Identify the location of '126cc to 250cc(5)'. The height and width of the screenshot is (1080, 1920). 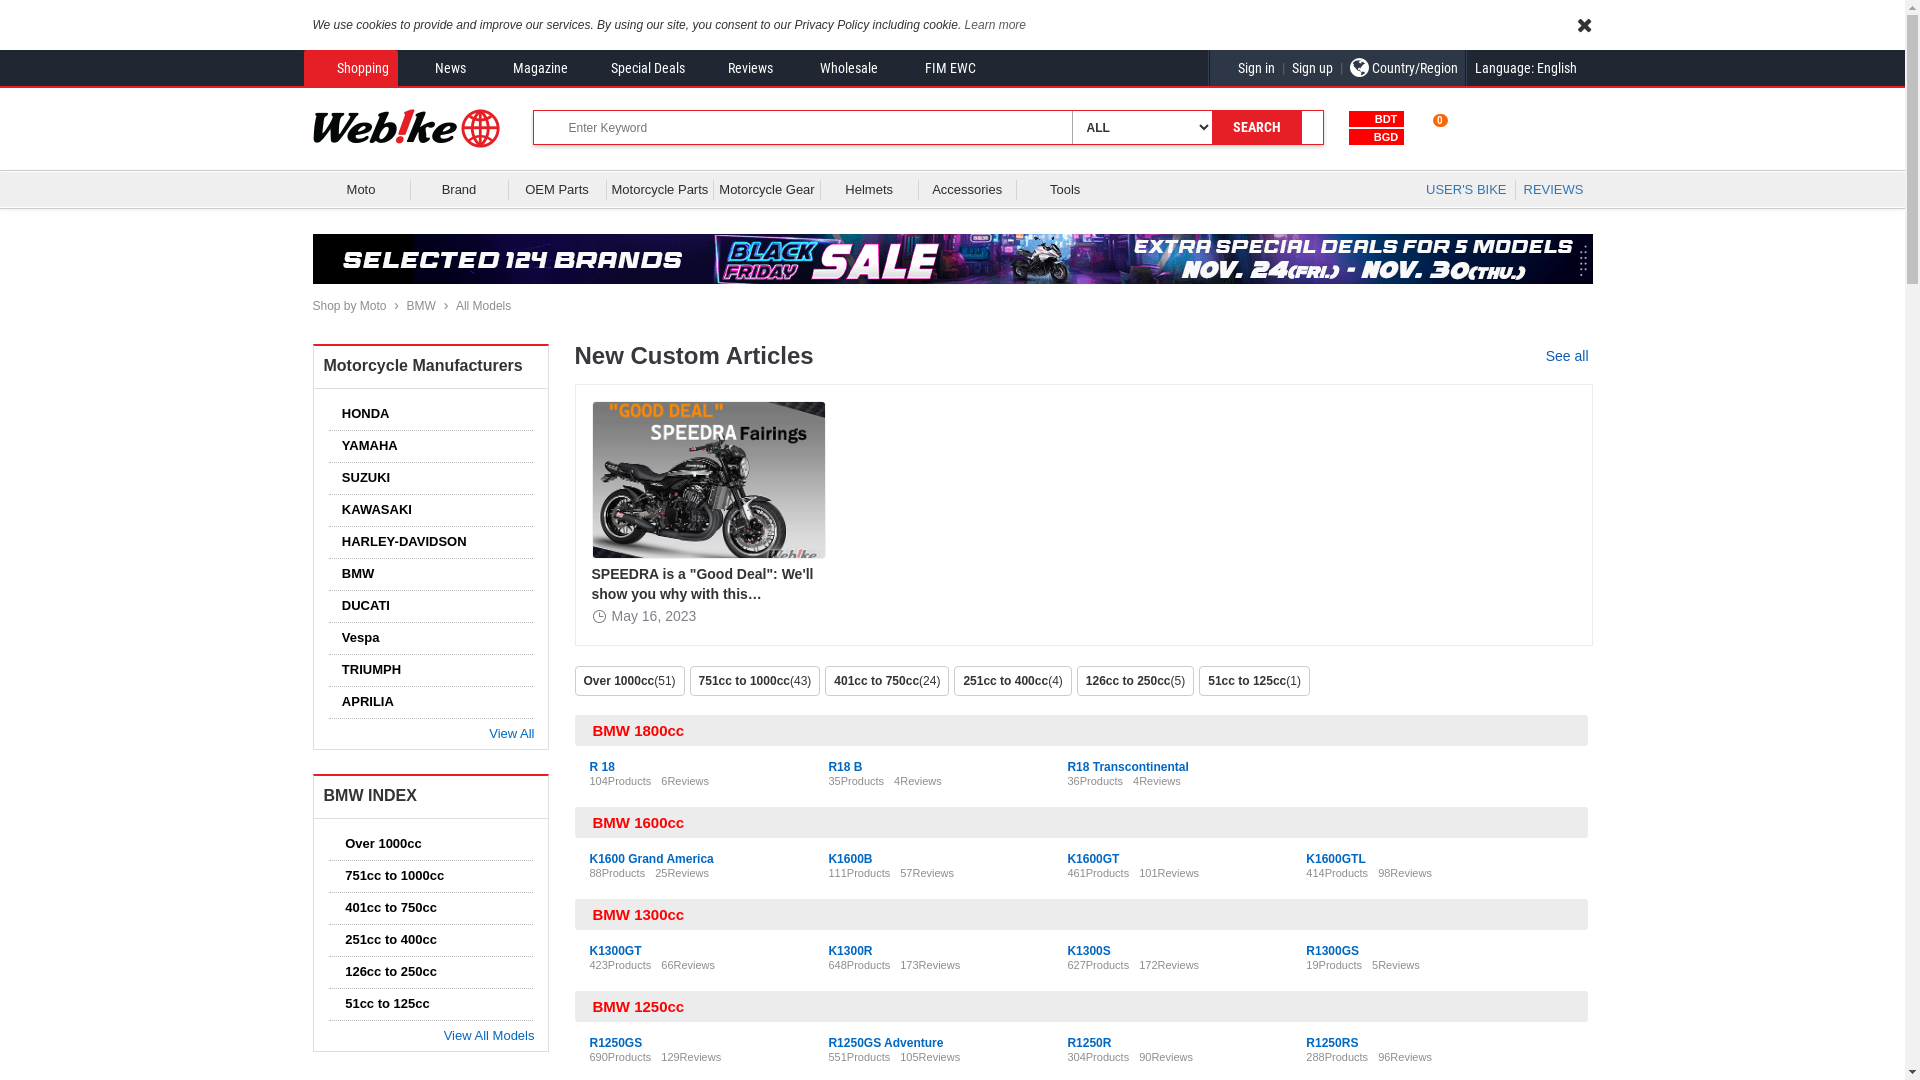
(1075, 680).